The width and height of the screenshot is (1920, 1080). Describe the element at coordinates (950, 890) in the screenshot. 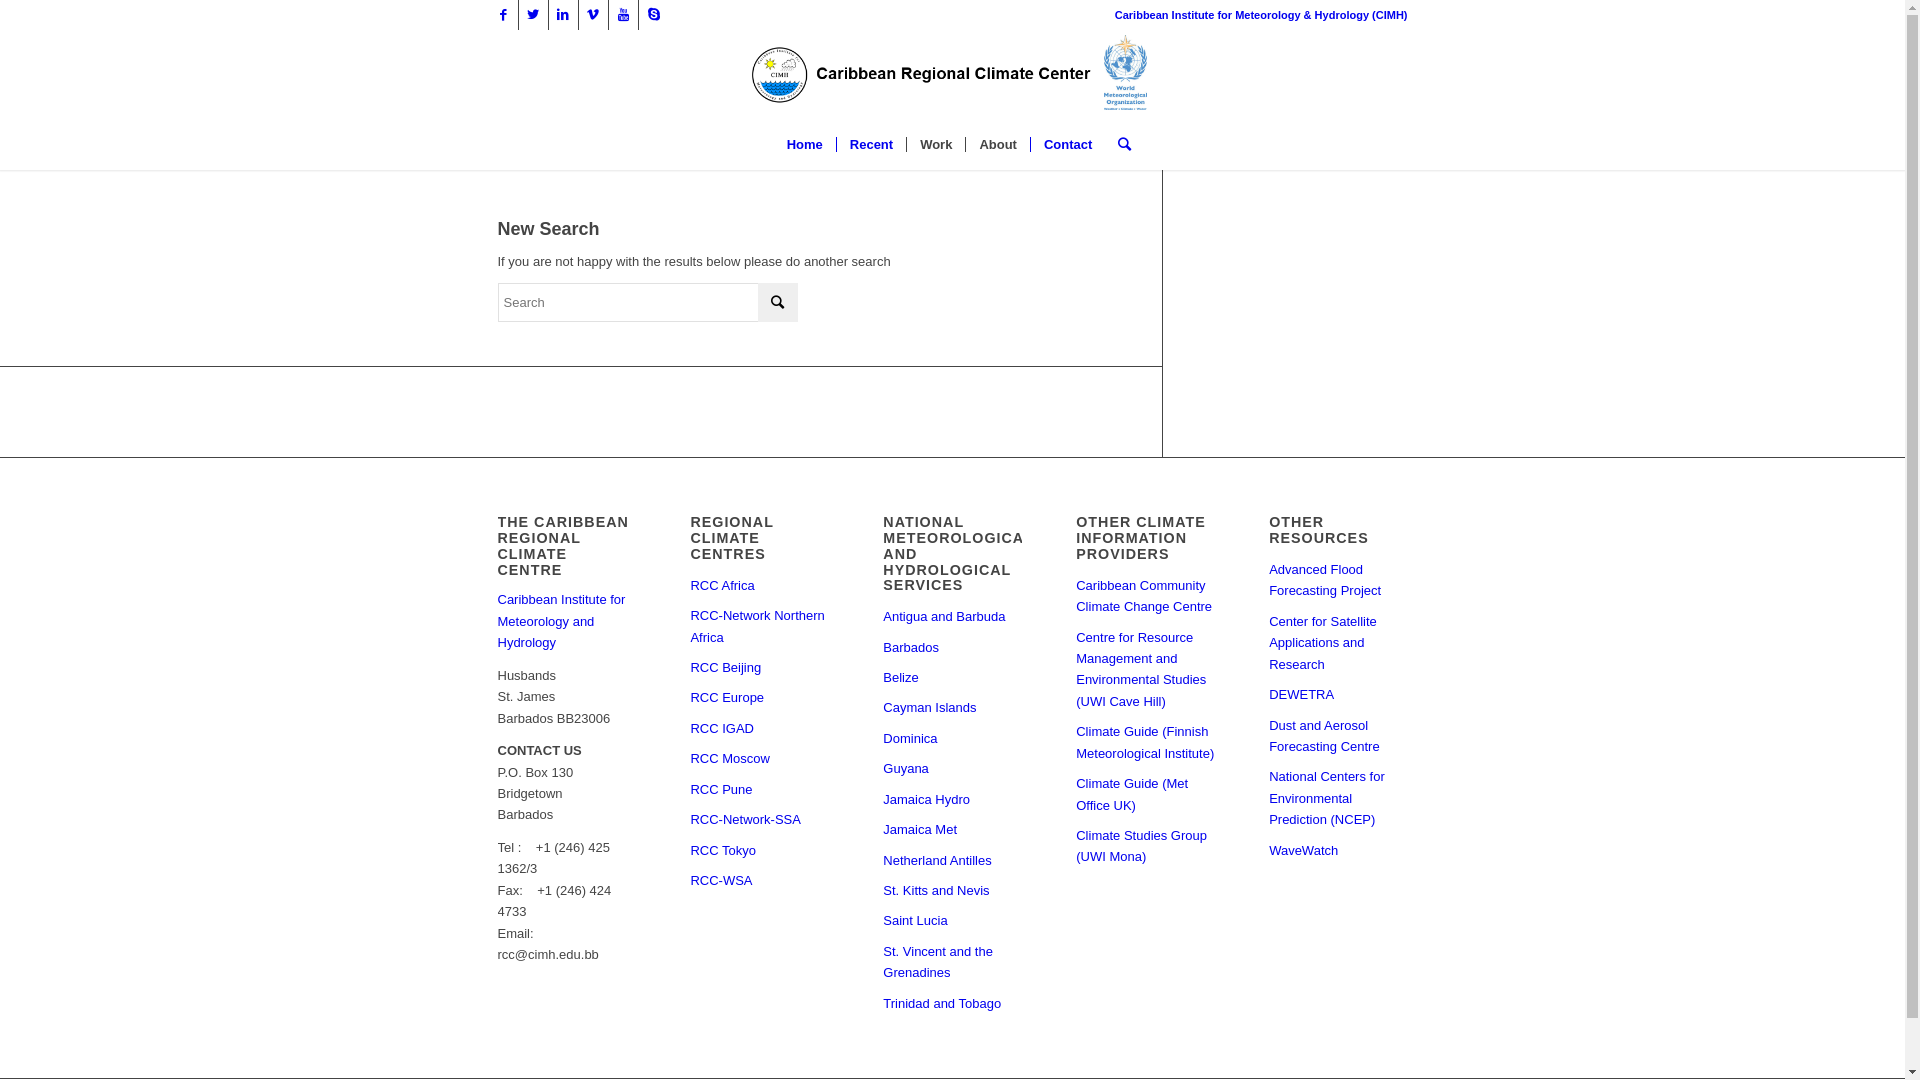

I see `'St. Kitts and Nevis'` at that location.